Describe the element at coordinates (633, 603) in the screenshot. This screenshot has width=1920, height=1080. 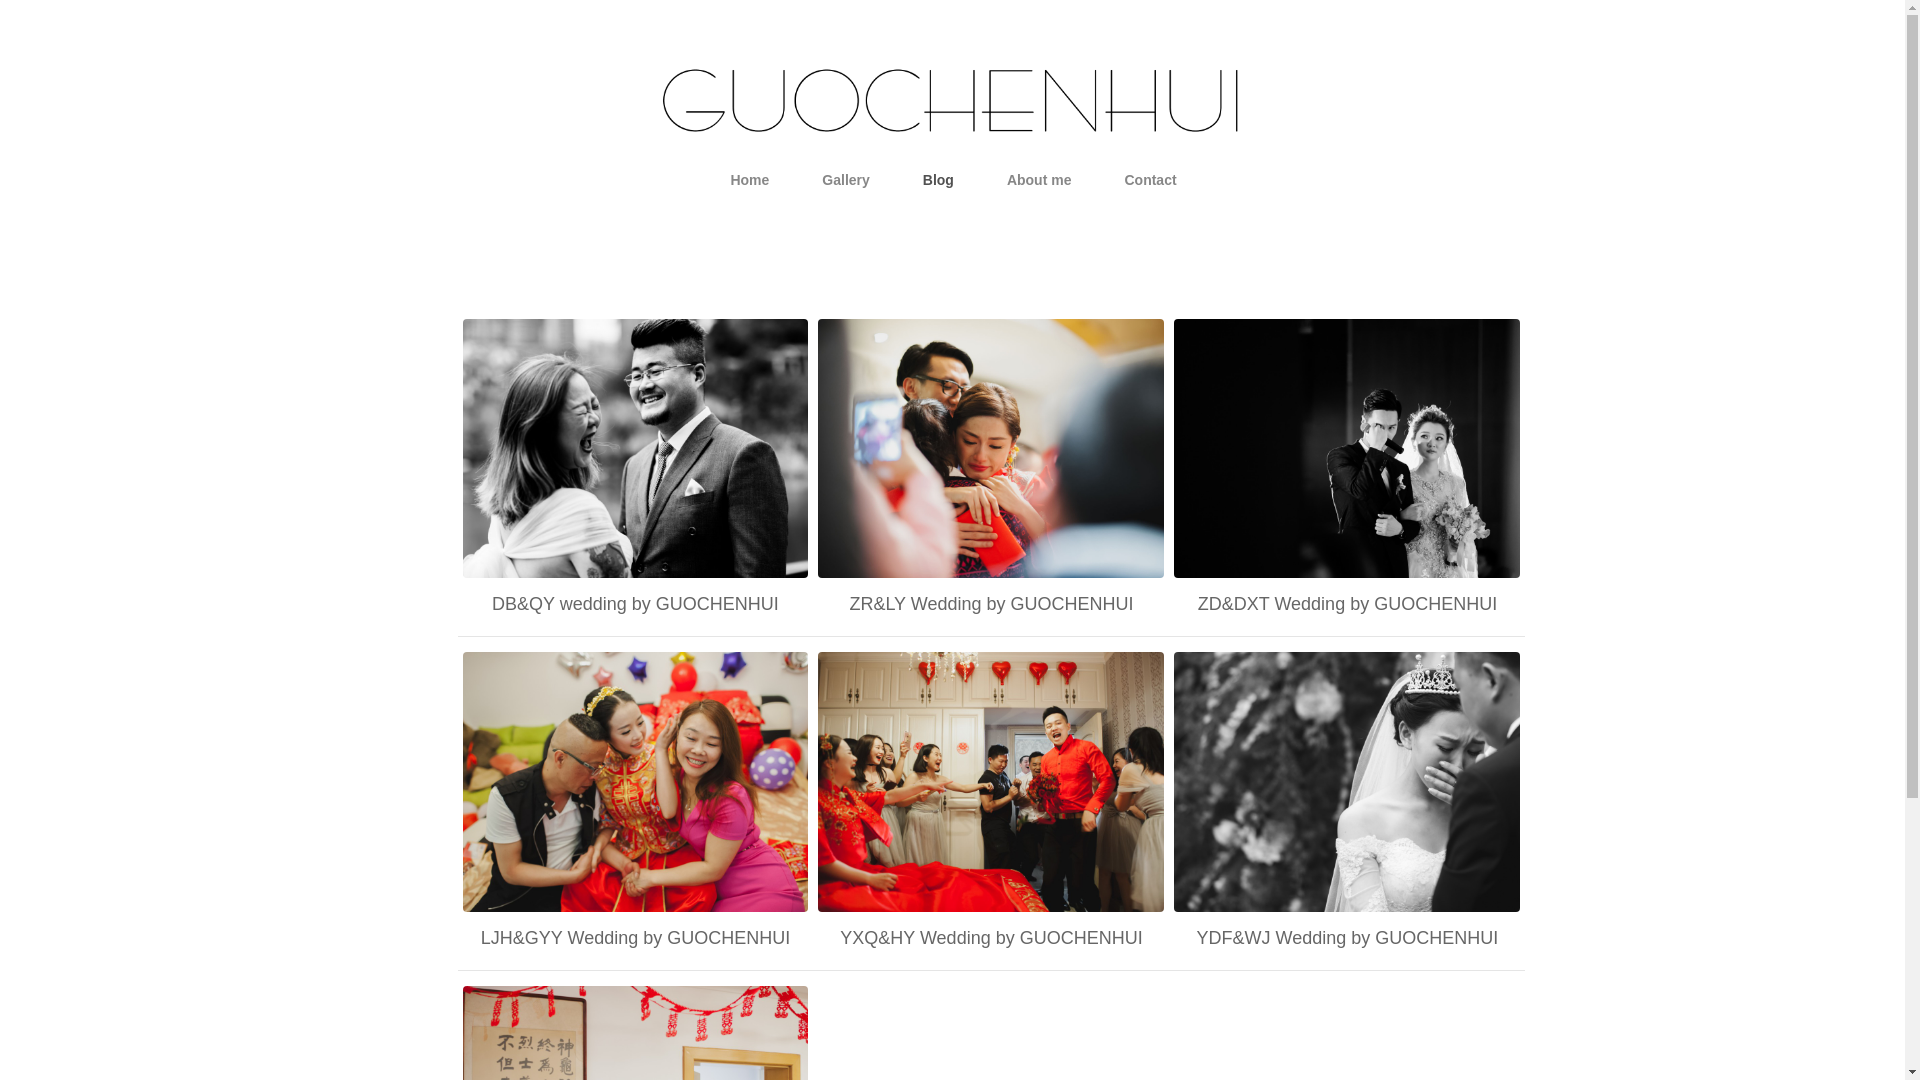
I see `'DB&QY wedding by GUOCHENHUI'` at that location.